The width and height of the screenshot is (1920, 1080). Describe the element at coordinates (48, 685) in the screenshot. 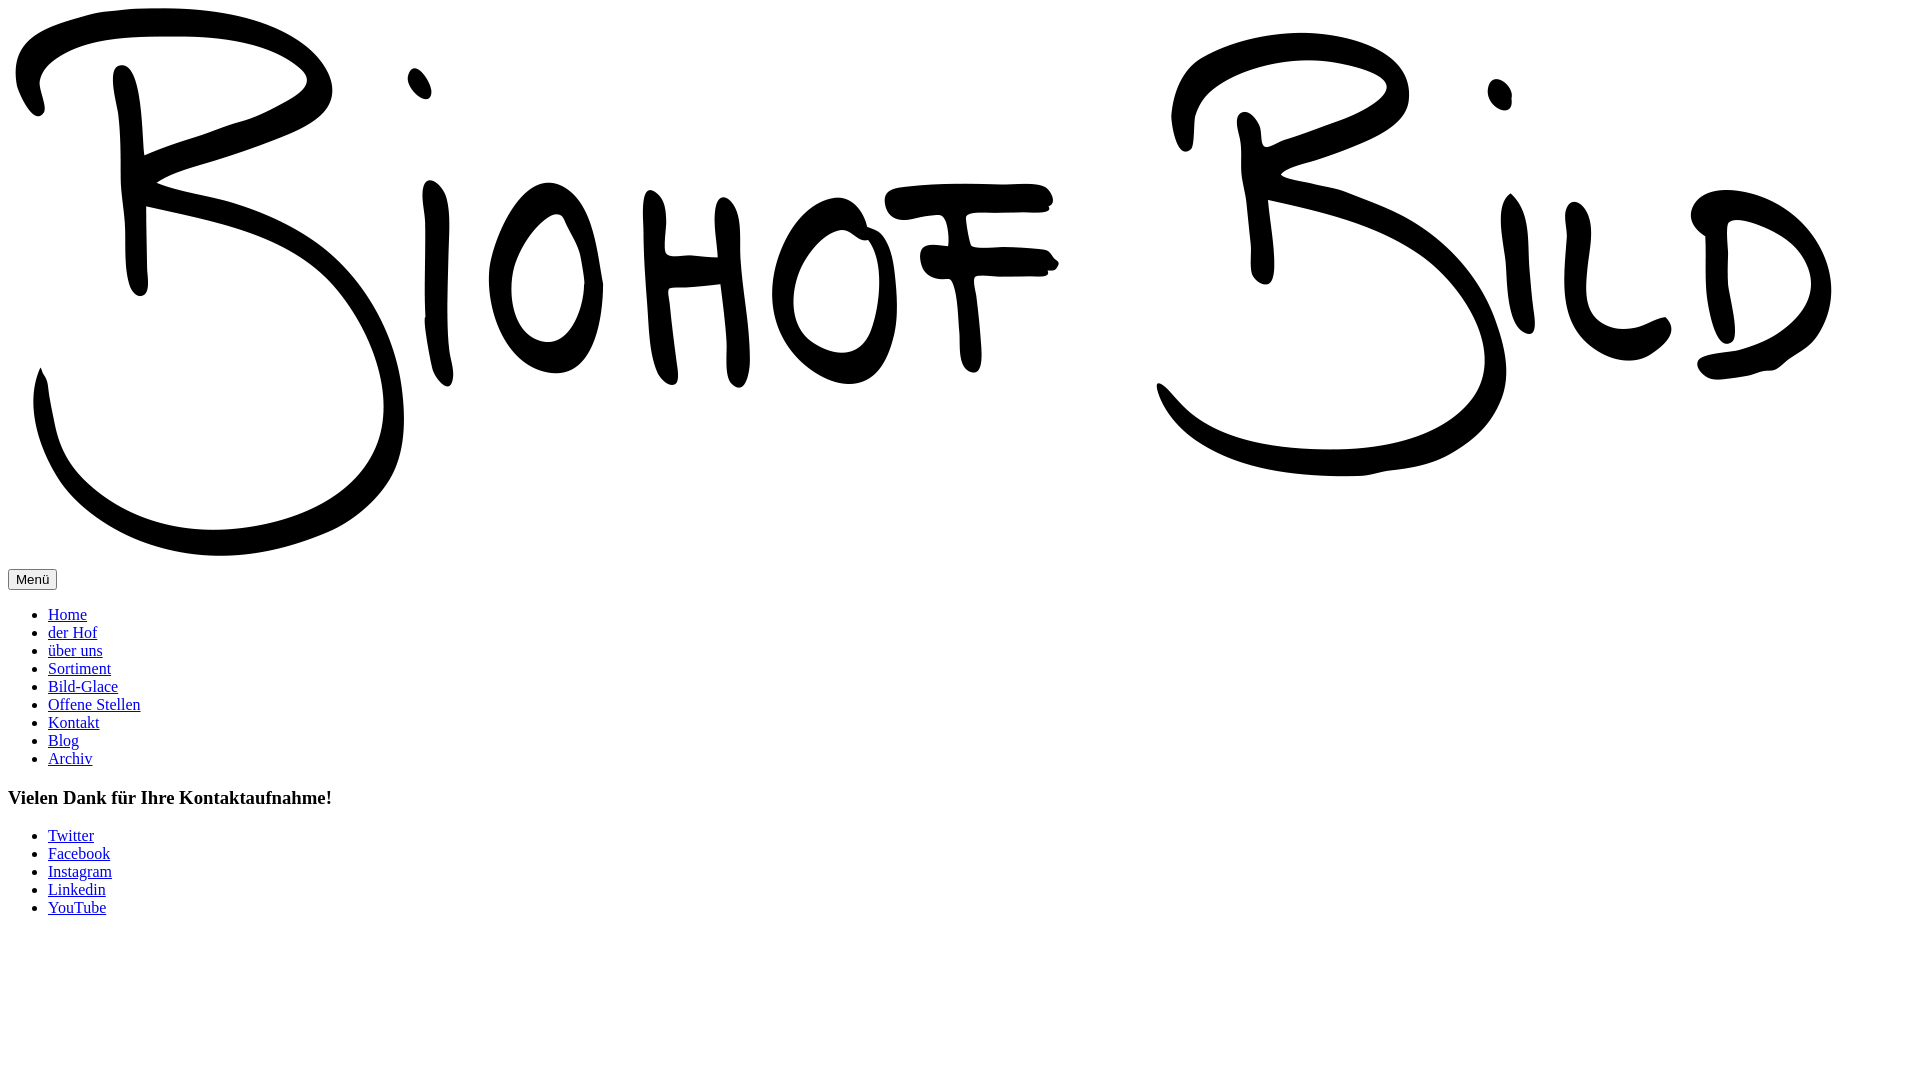

I see `'Bild-Glace'` at that location.